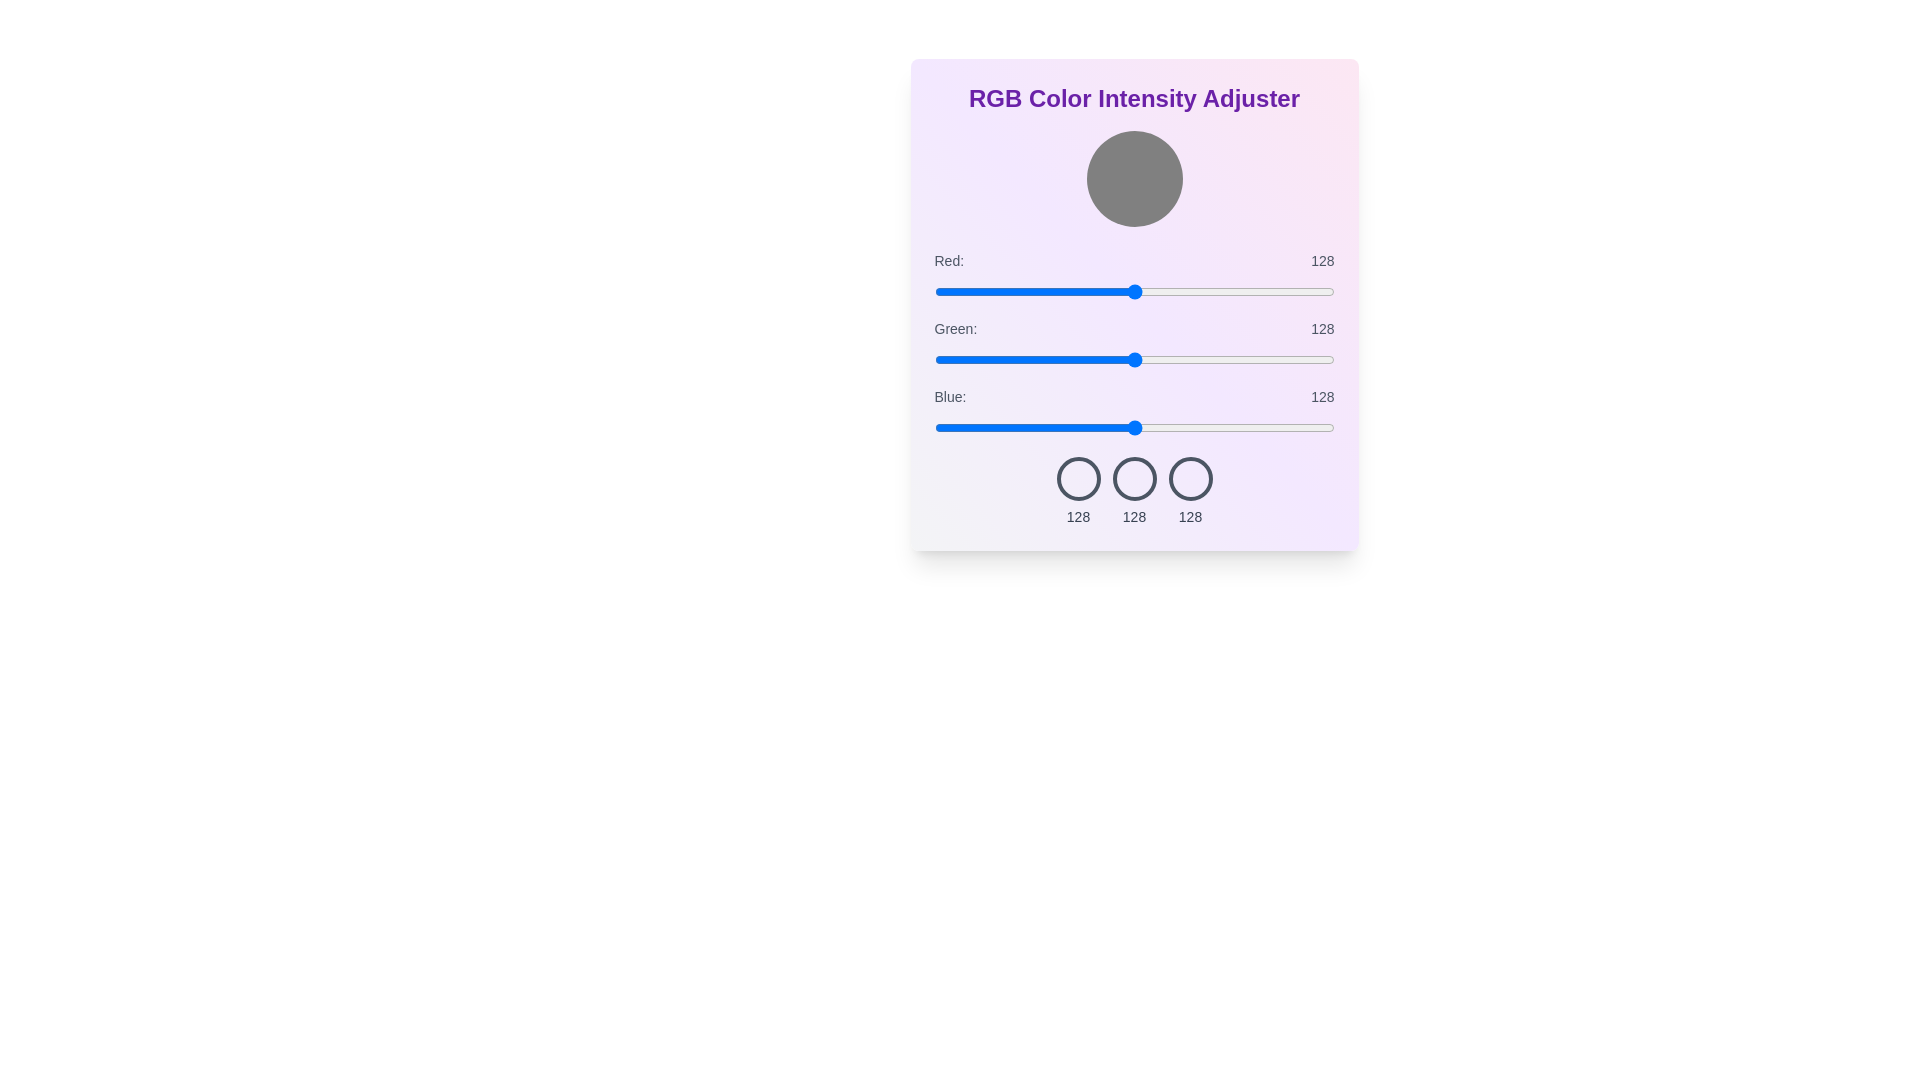  I want to click on the green slider to set its intensity to 130, so click(1138, 358).